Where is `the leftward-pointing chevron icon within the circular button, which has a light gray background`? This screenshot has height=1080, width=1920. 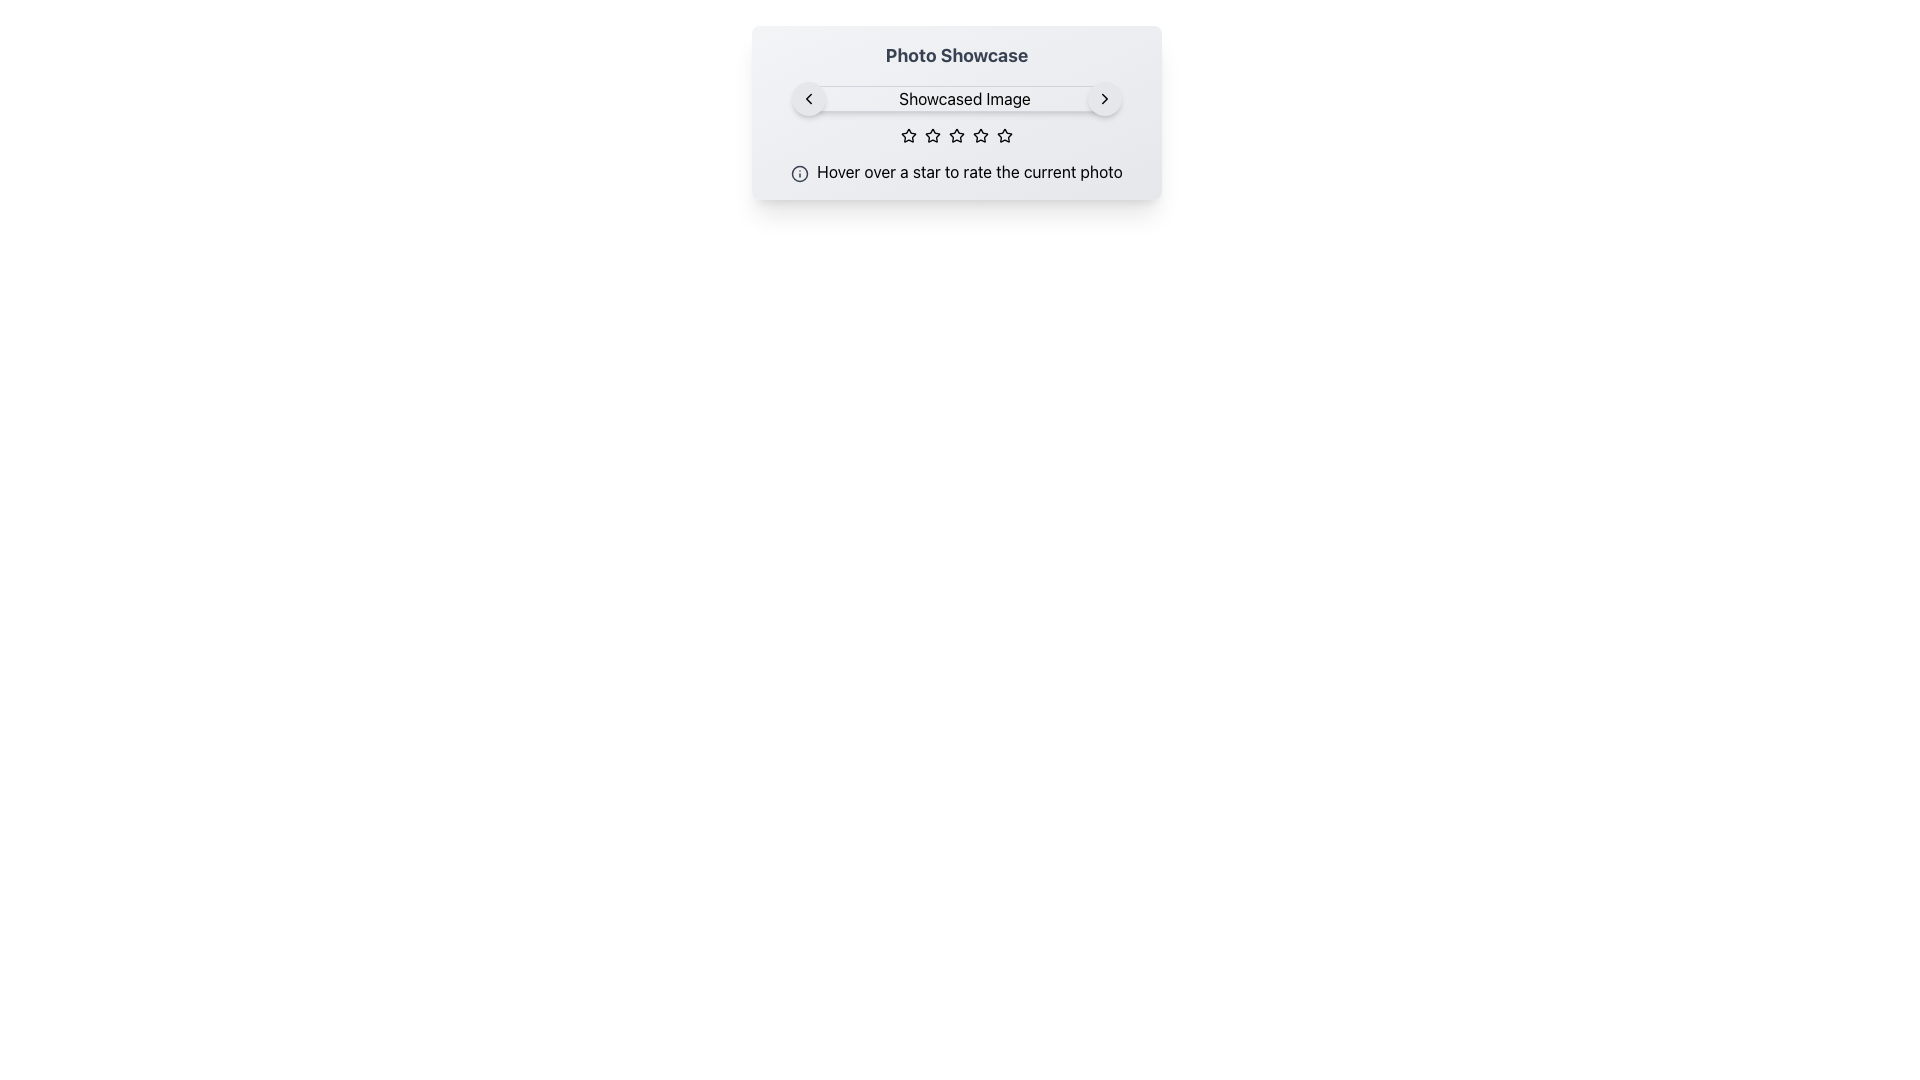
the leftward-pointing chevron icon within the circular button, which has a light gray background is located at coordinates (809, 99).